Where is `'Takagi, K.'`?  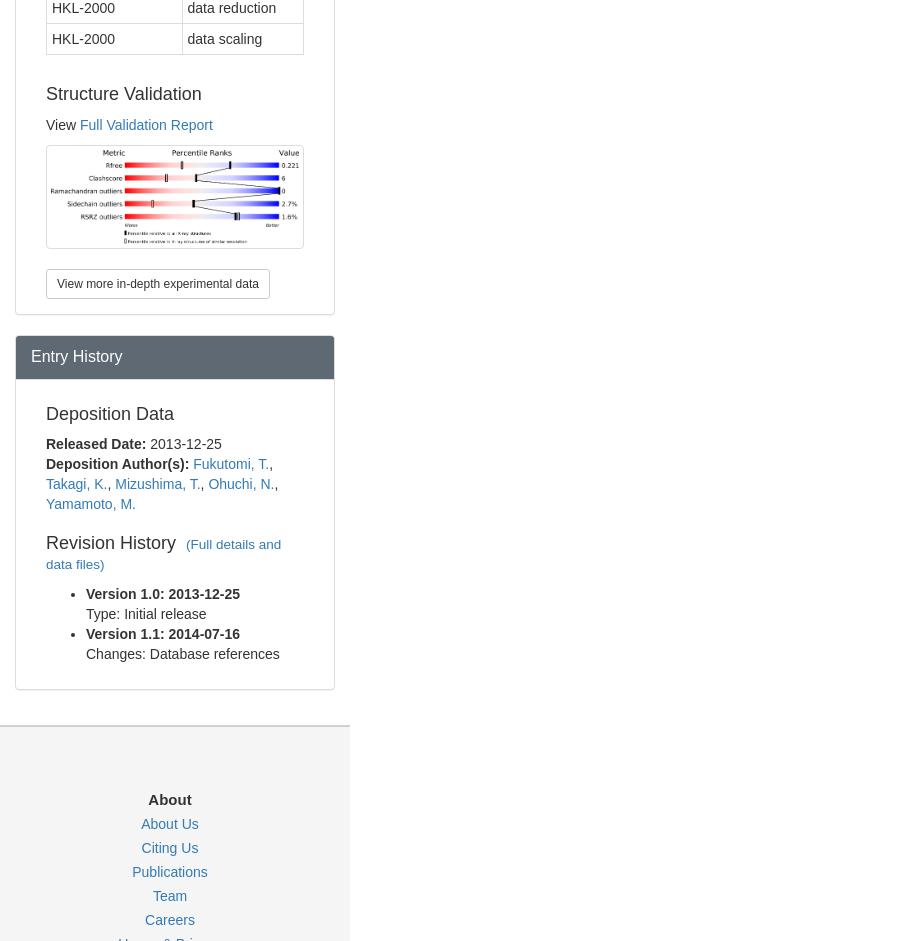 'Takagi, K.' is located at coordinates (75, 482).